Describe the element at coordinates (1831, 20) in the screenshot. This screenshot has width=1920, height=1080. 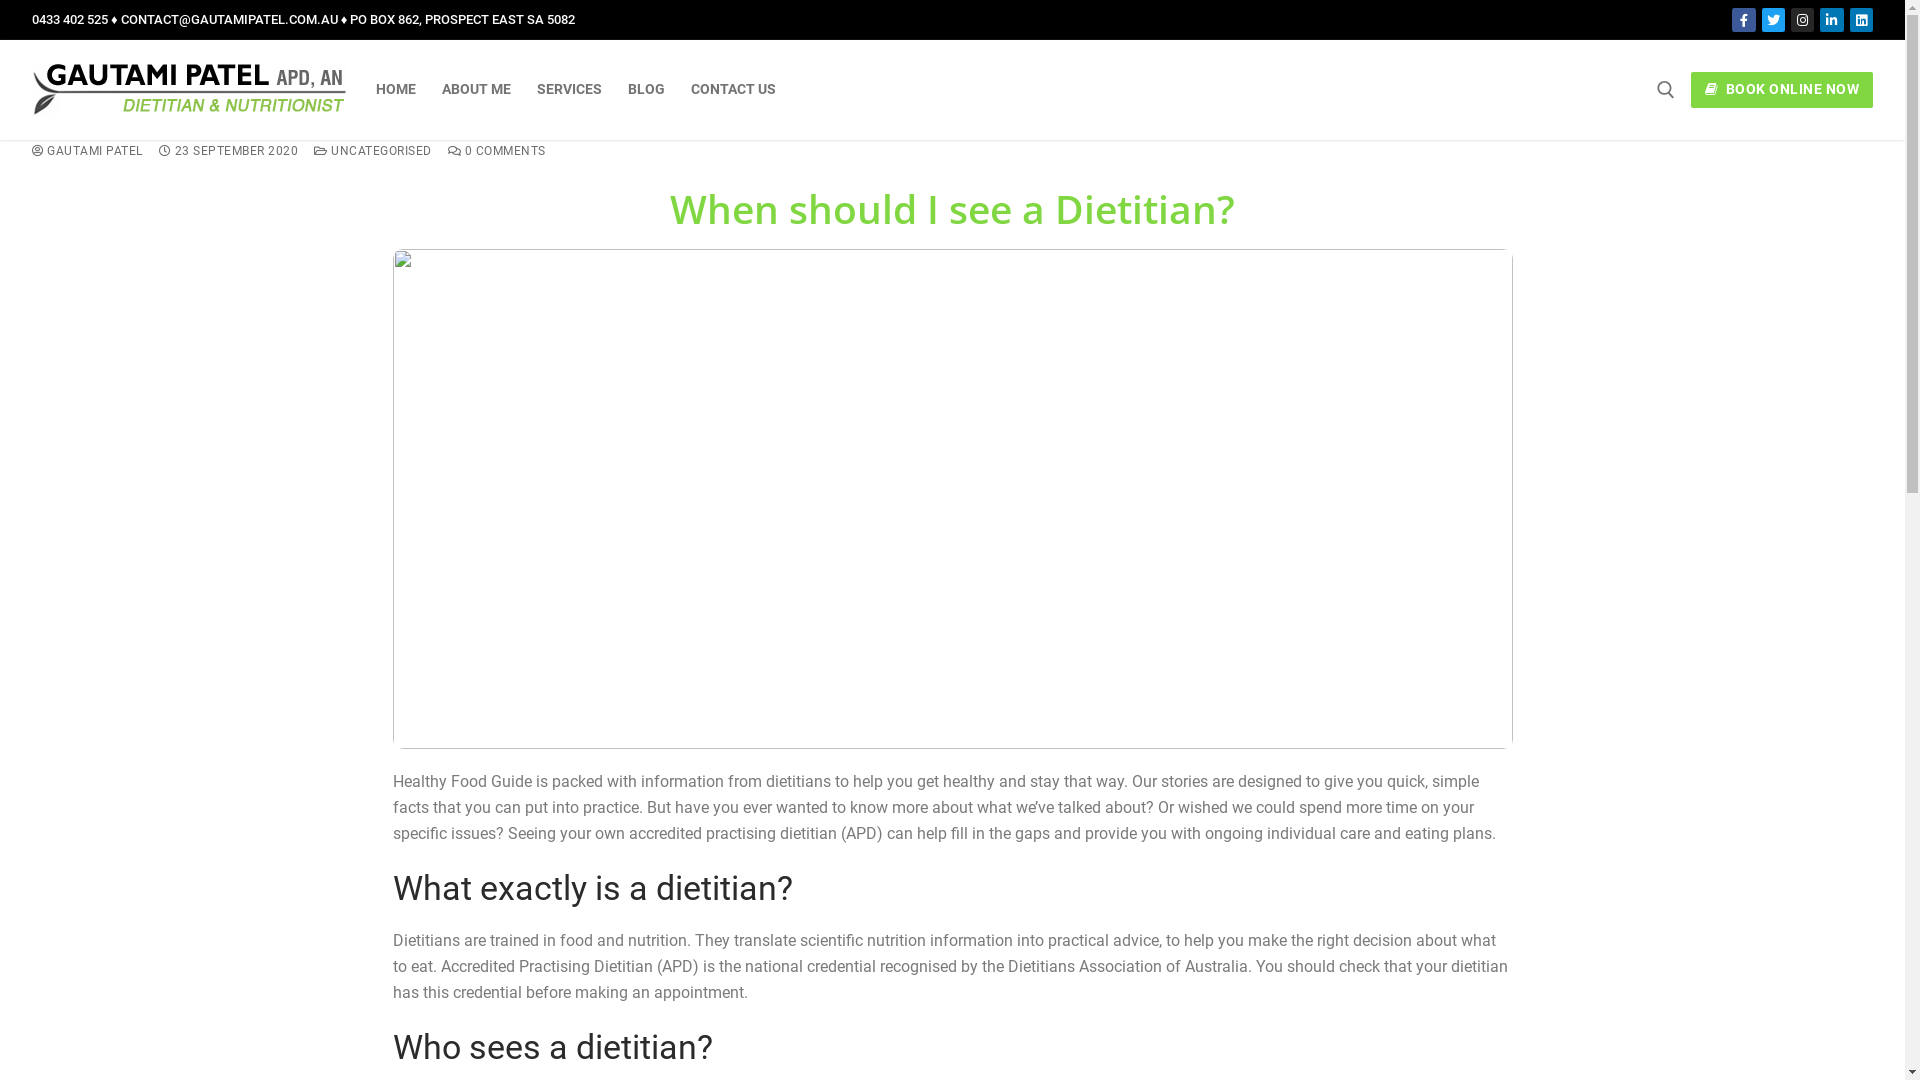
I see `'LinkedIn Company'` at that location.